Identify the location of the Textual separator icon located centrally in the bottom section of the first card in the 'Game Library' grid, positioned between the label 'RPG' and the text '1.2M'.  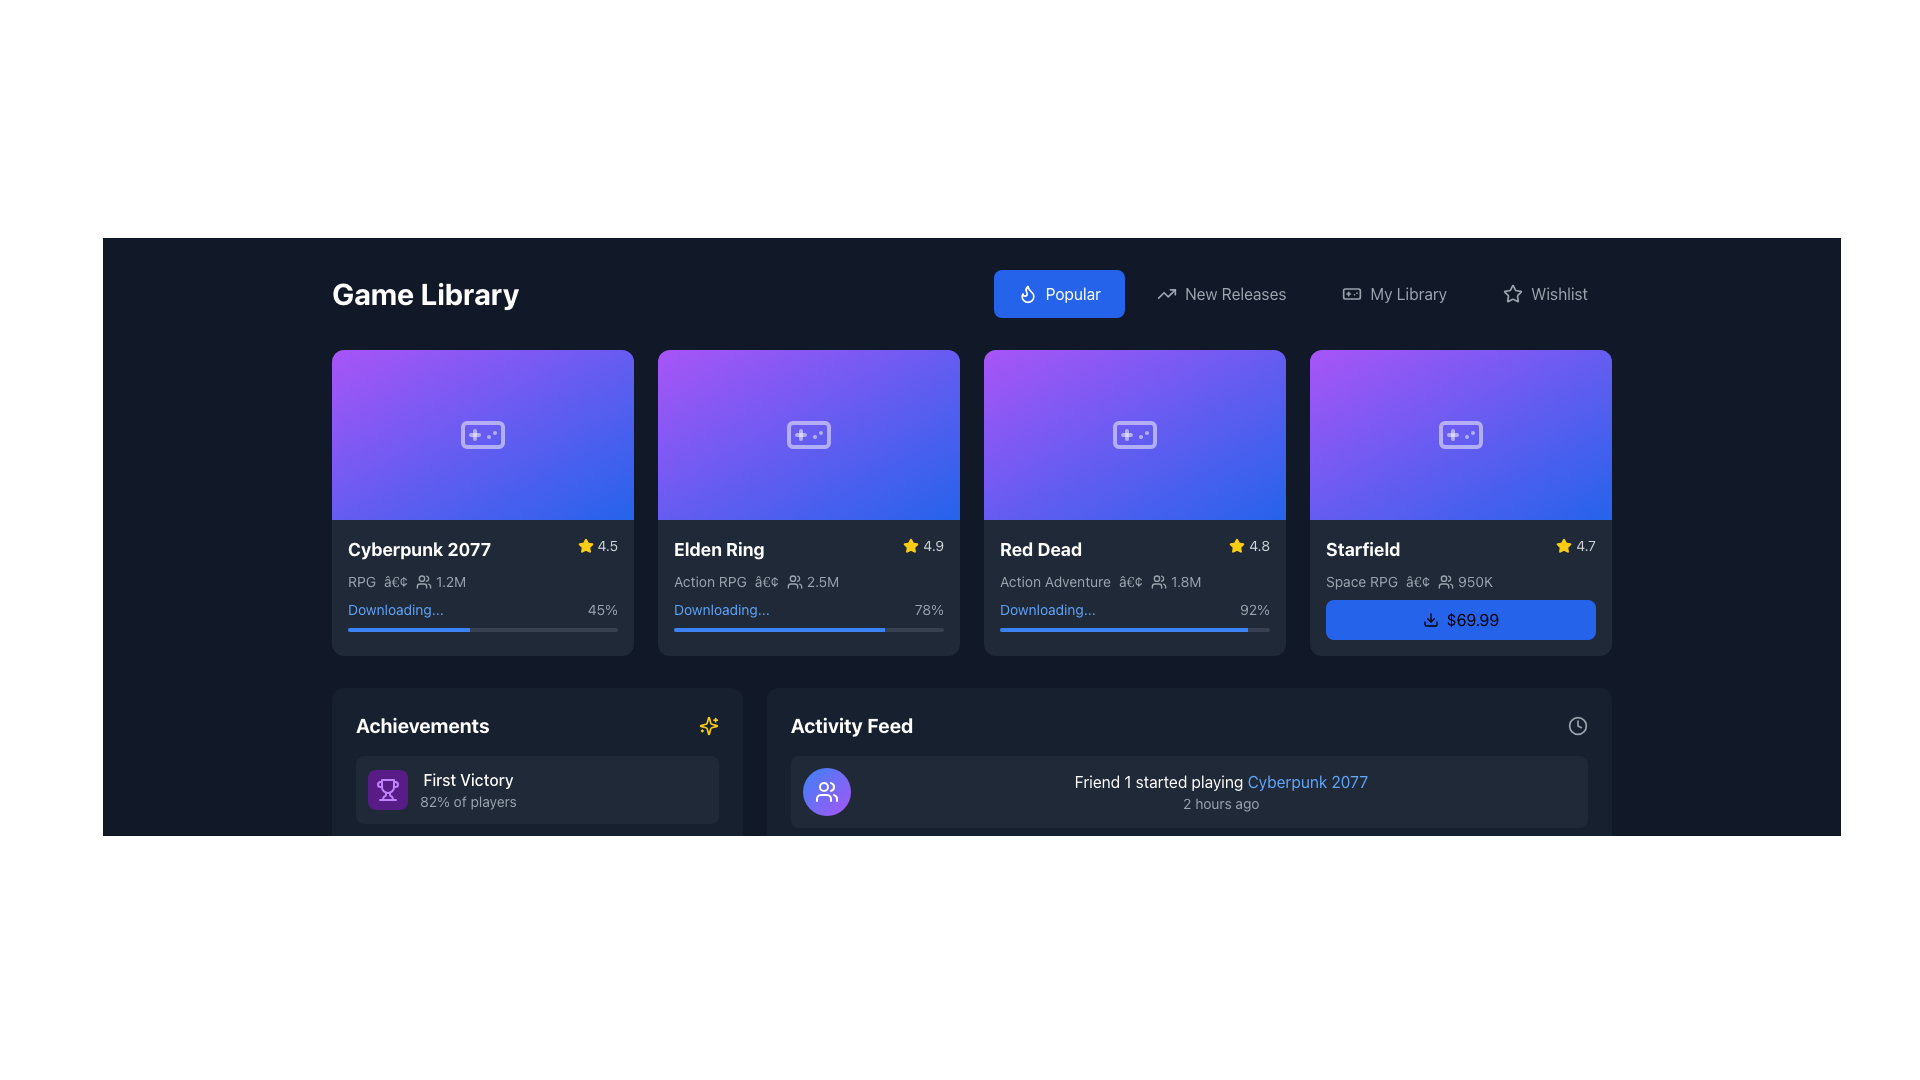
(396, 581).